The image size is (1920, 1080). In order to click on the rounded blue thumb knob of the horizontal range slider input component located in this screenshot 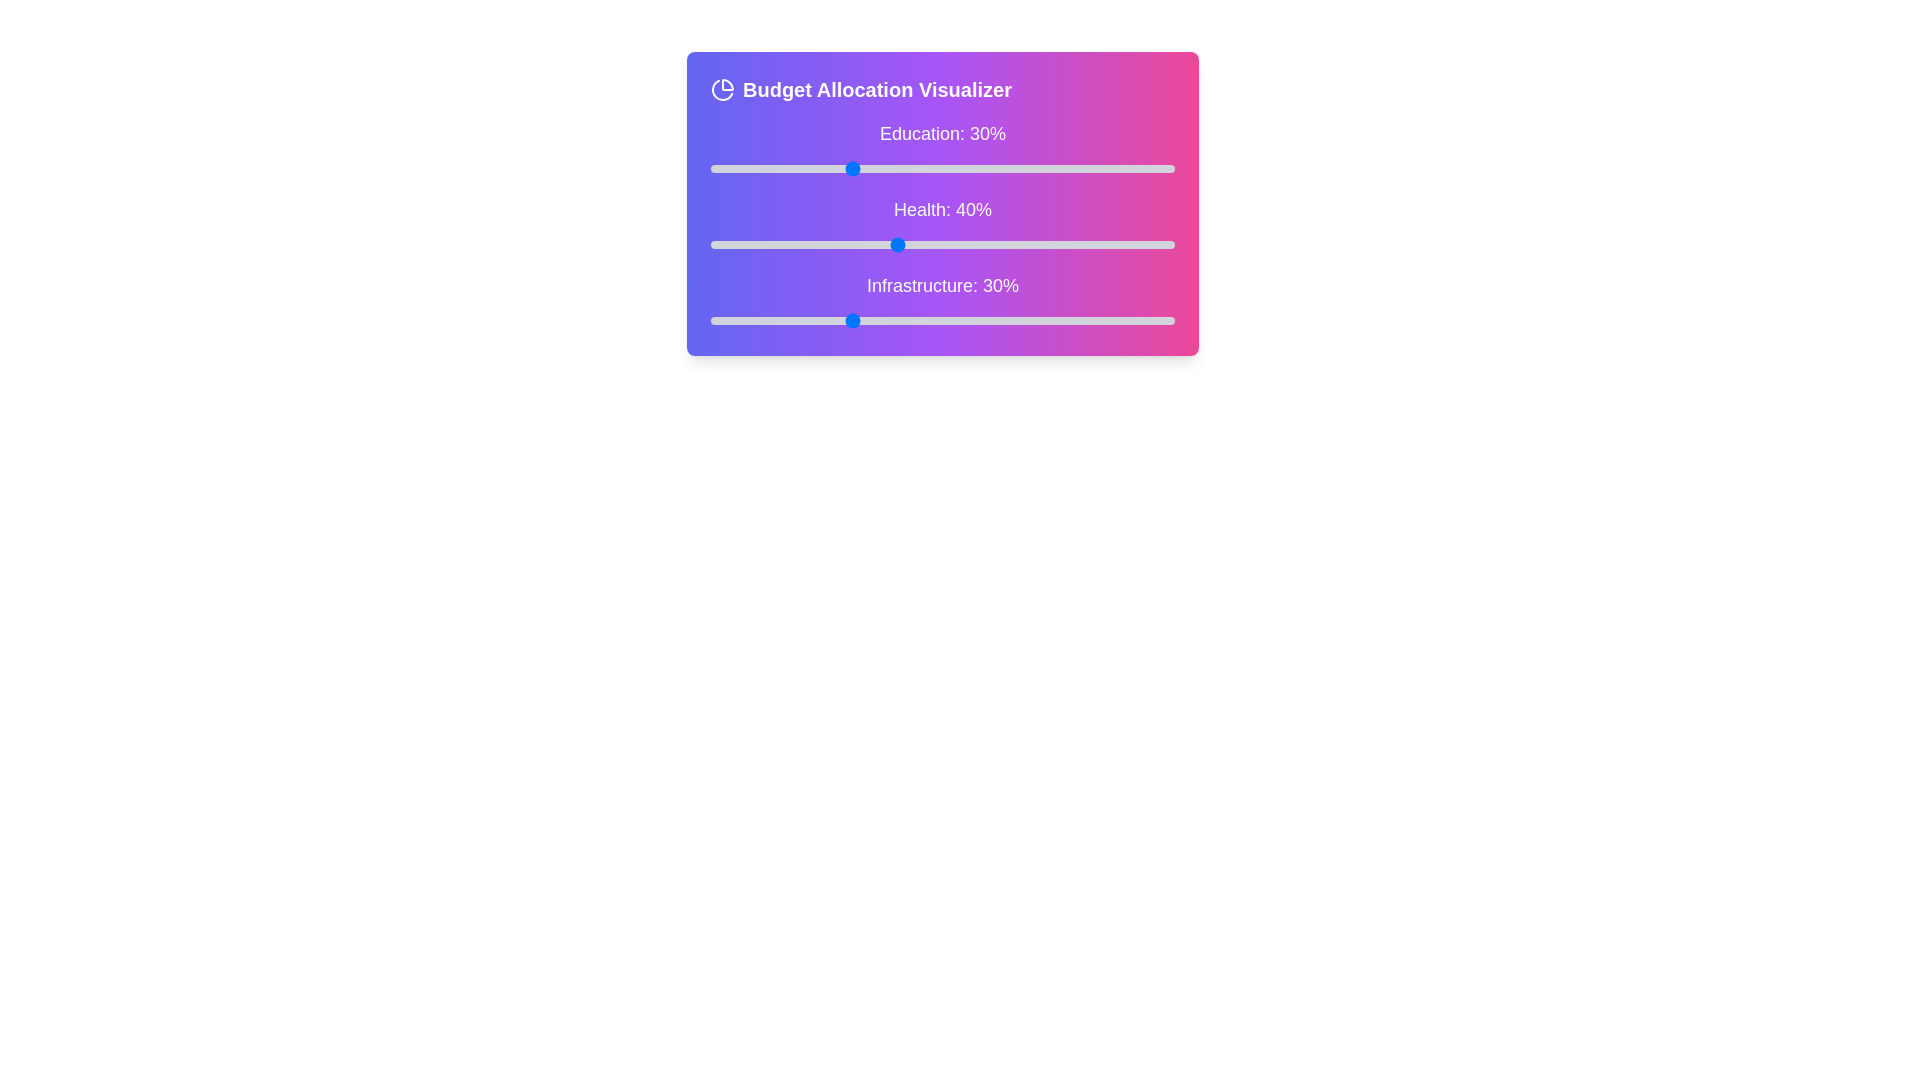, I will do `click(941, 244)`.